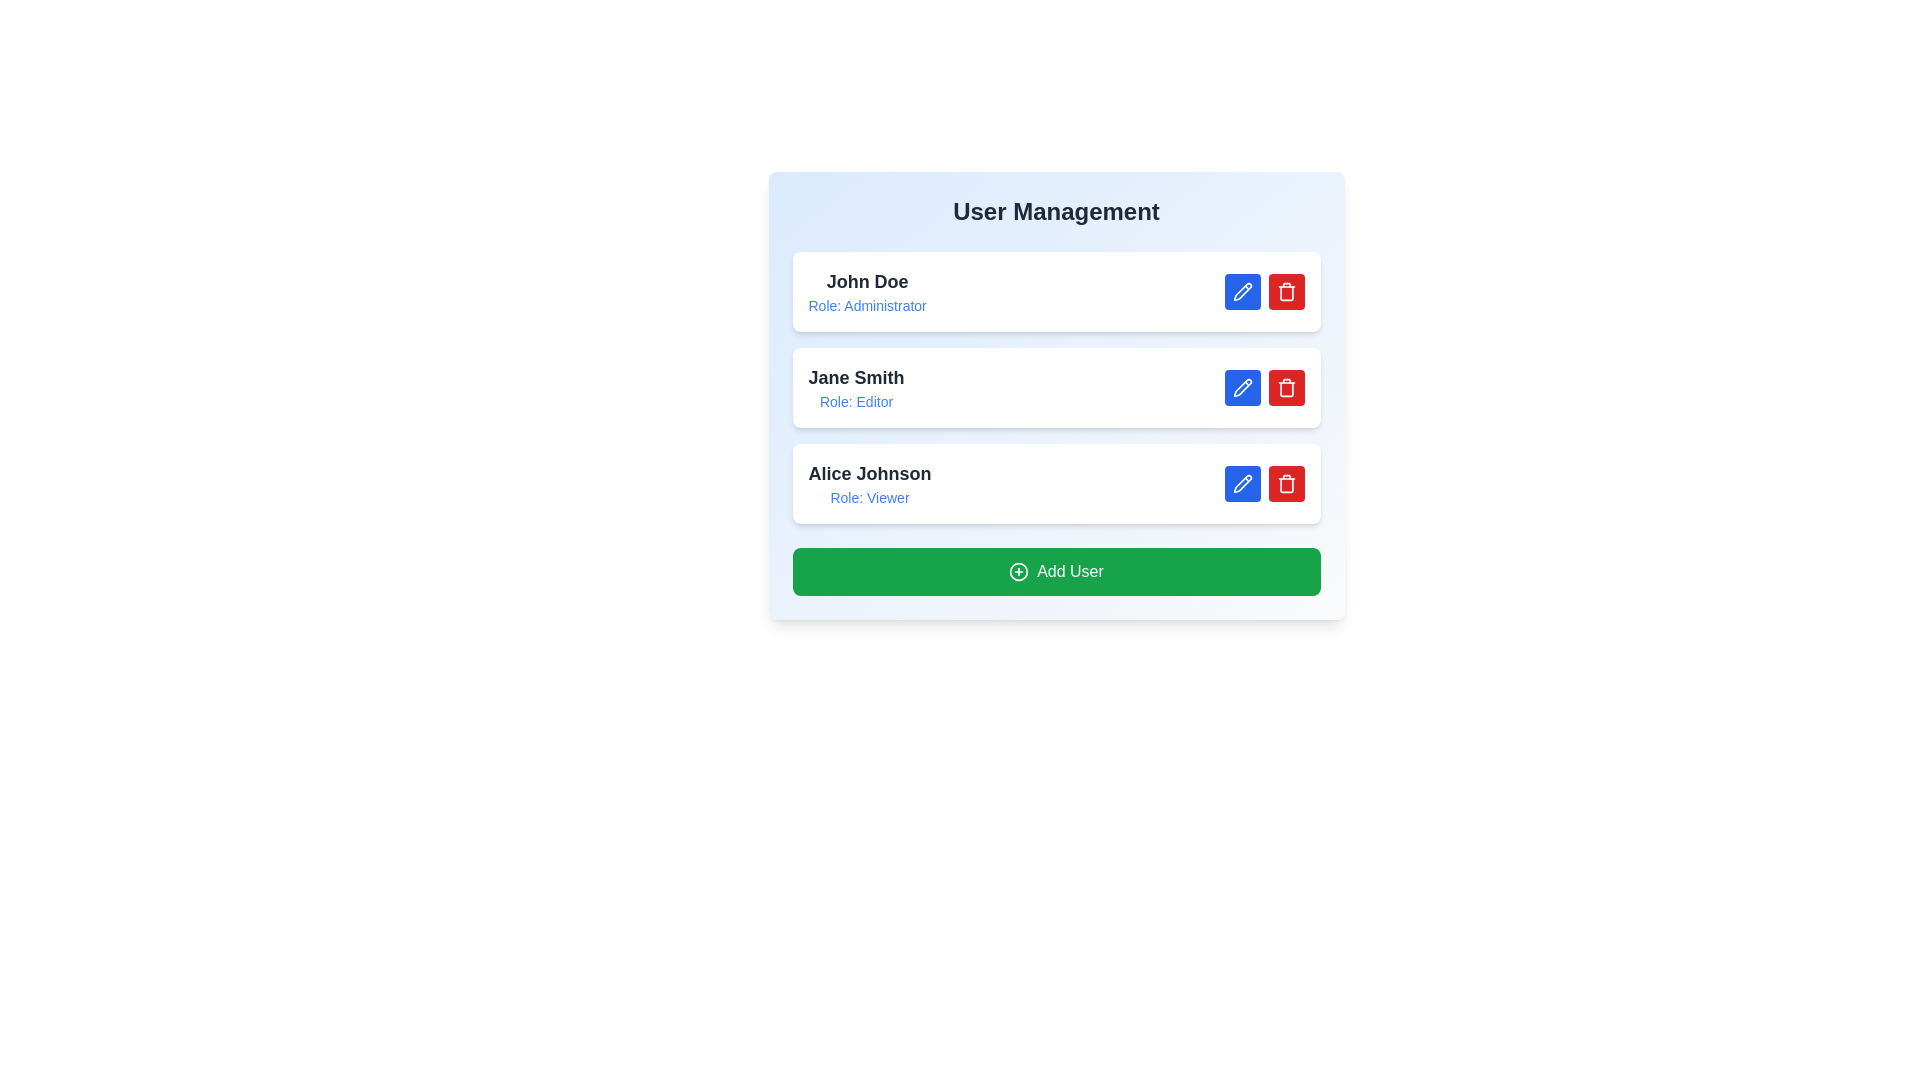  I want to click on delete button for the user John Doe to remove them from the list, so click(1286, 292).